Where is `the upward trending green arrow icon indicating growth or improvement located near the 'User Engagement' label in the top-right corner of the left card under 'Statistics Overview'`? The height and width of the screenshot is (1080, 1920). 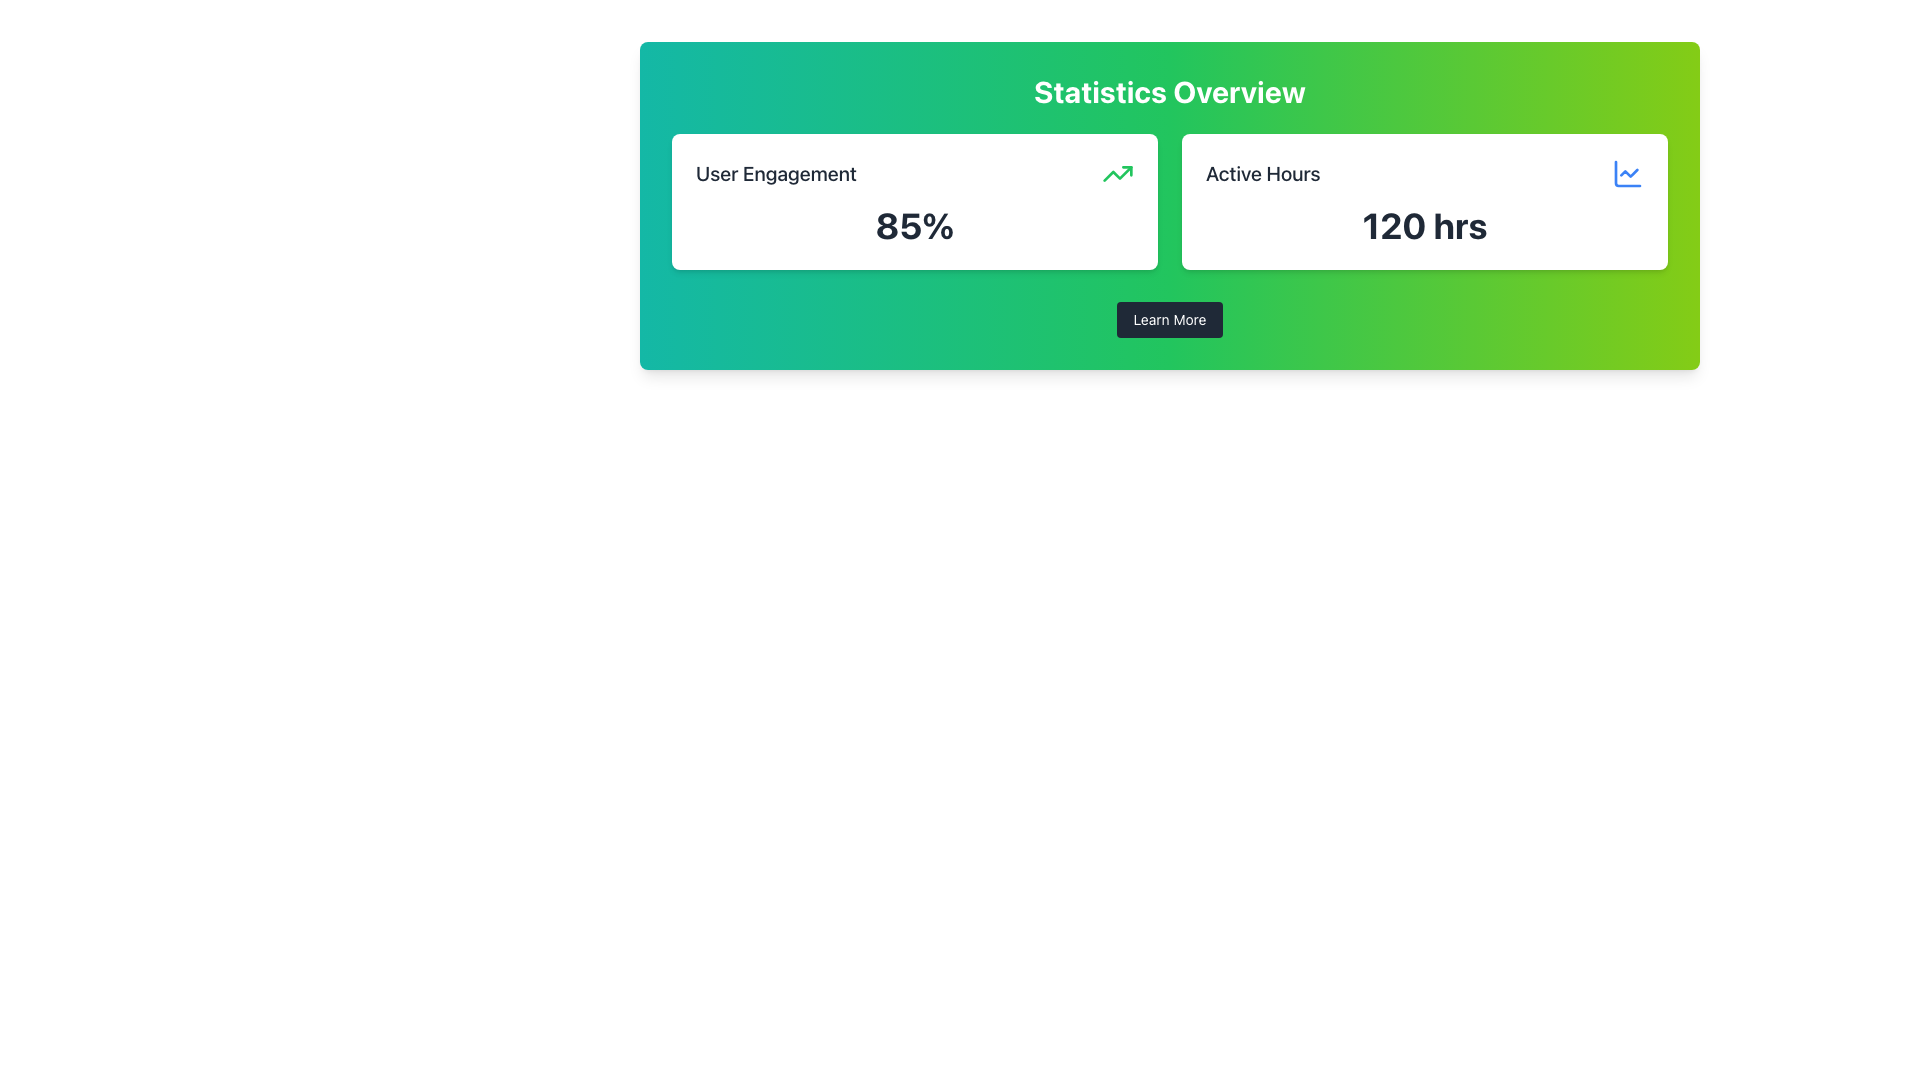 the upward trending green arrow icon indicating growth or improvement located near the 'User Engagement' label in the top-right corner of the left card under 'Statistics Overview' is located at coordinates (1117, 172).